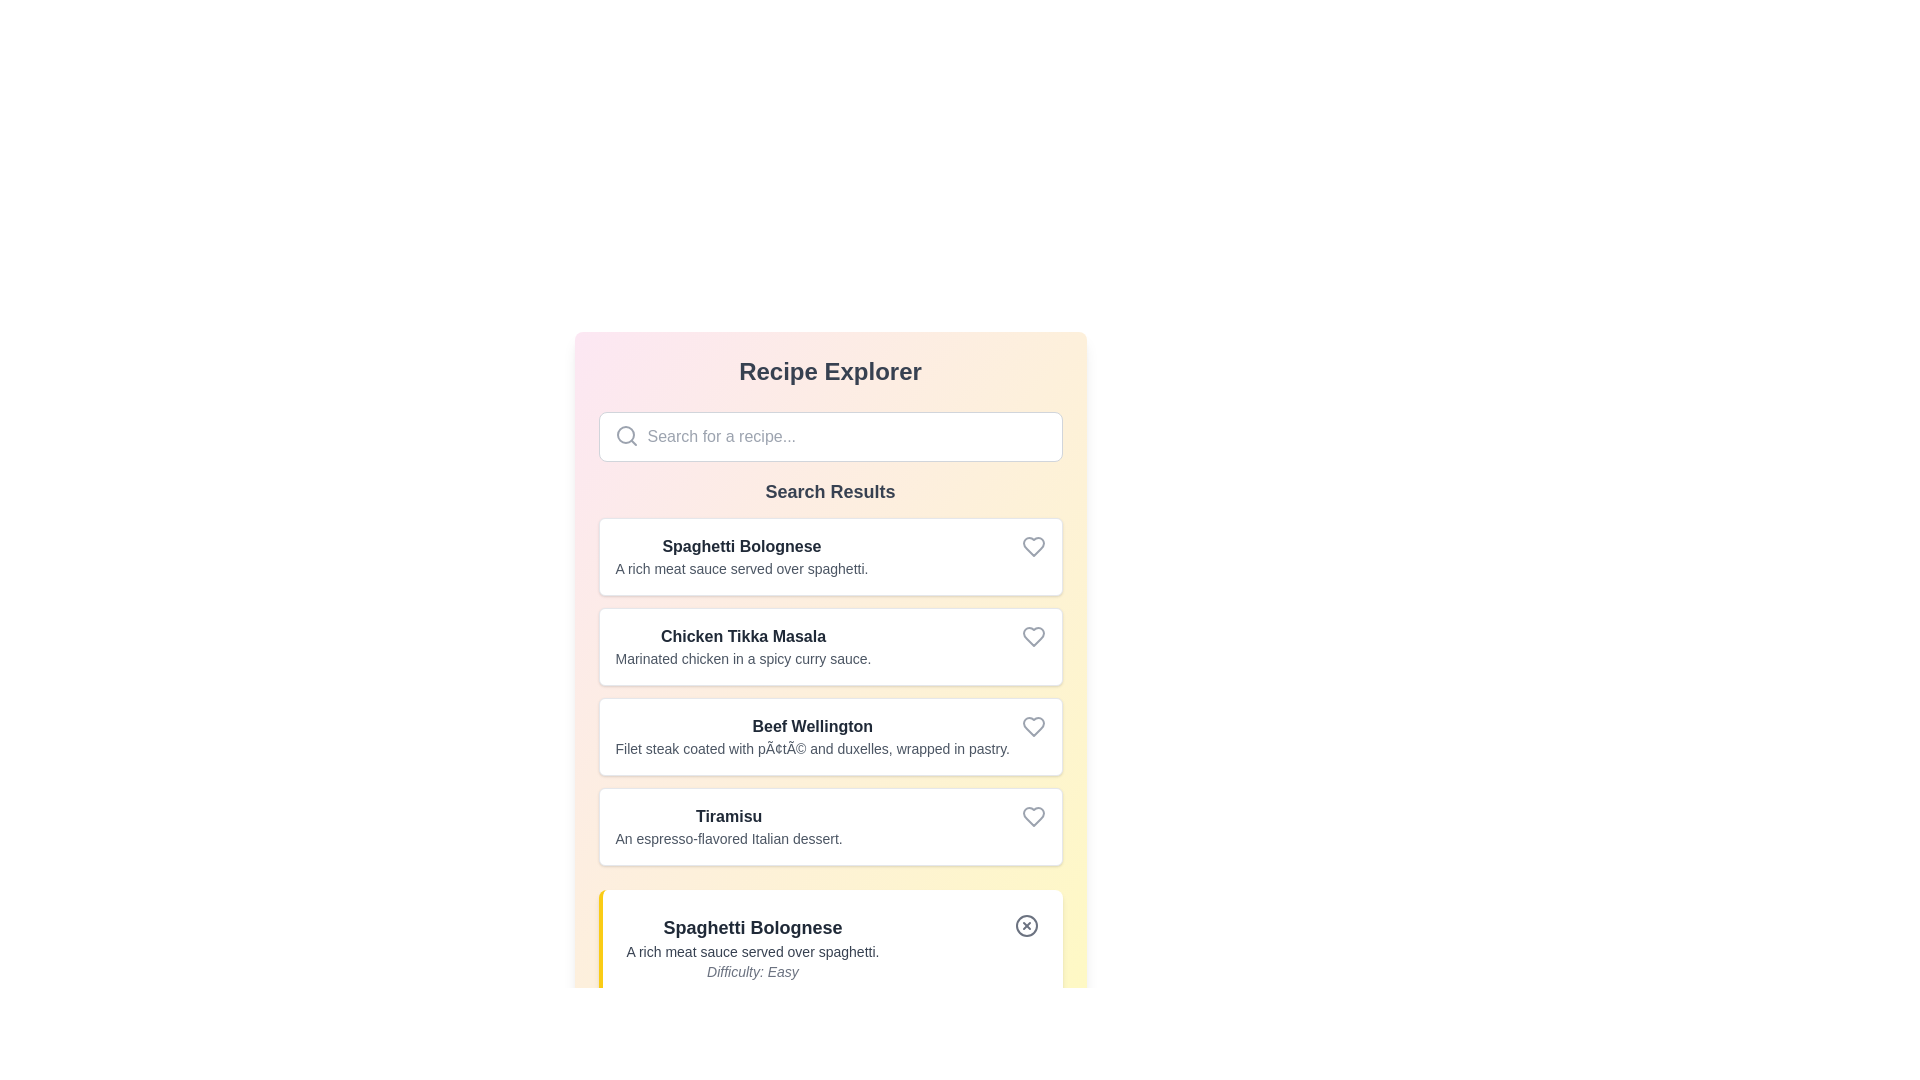 The width and height of the screenshot is (1920, 1080). What do you see at coordinates (1026, 925) in the screenshot?
I see `the icon button represented as a circle with an 'X' inside, located at the top-right corner of the 'Spaghetti Bolognese' card` at bounding box center [1026, 925].